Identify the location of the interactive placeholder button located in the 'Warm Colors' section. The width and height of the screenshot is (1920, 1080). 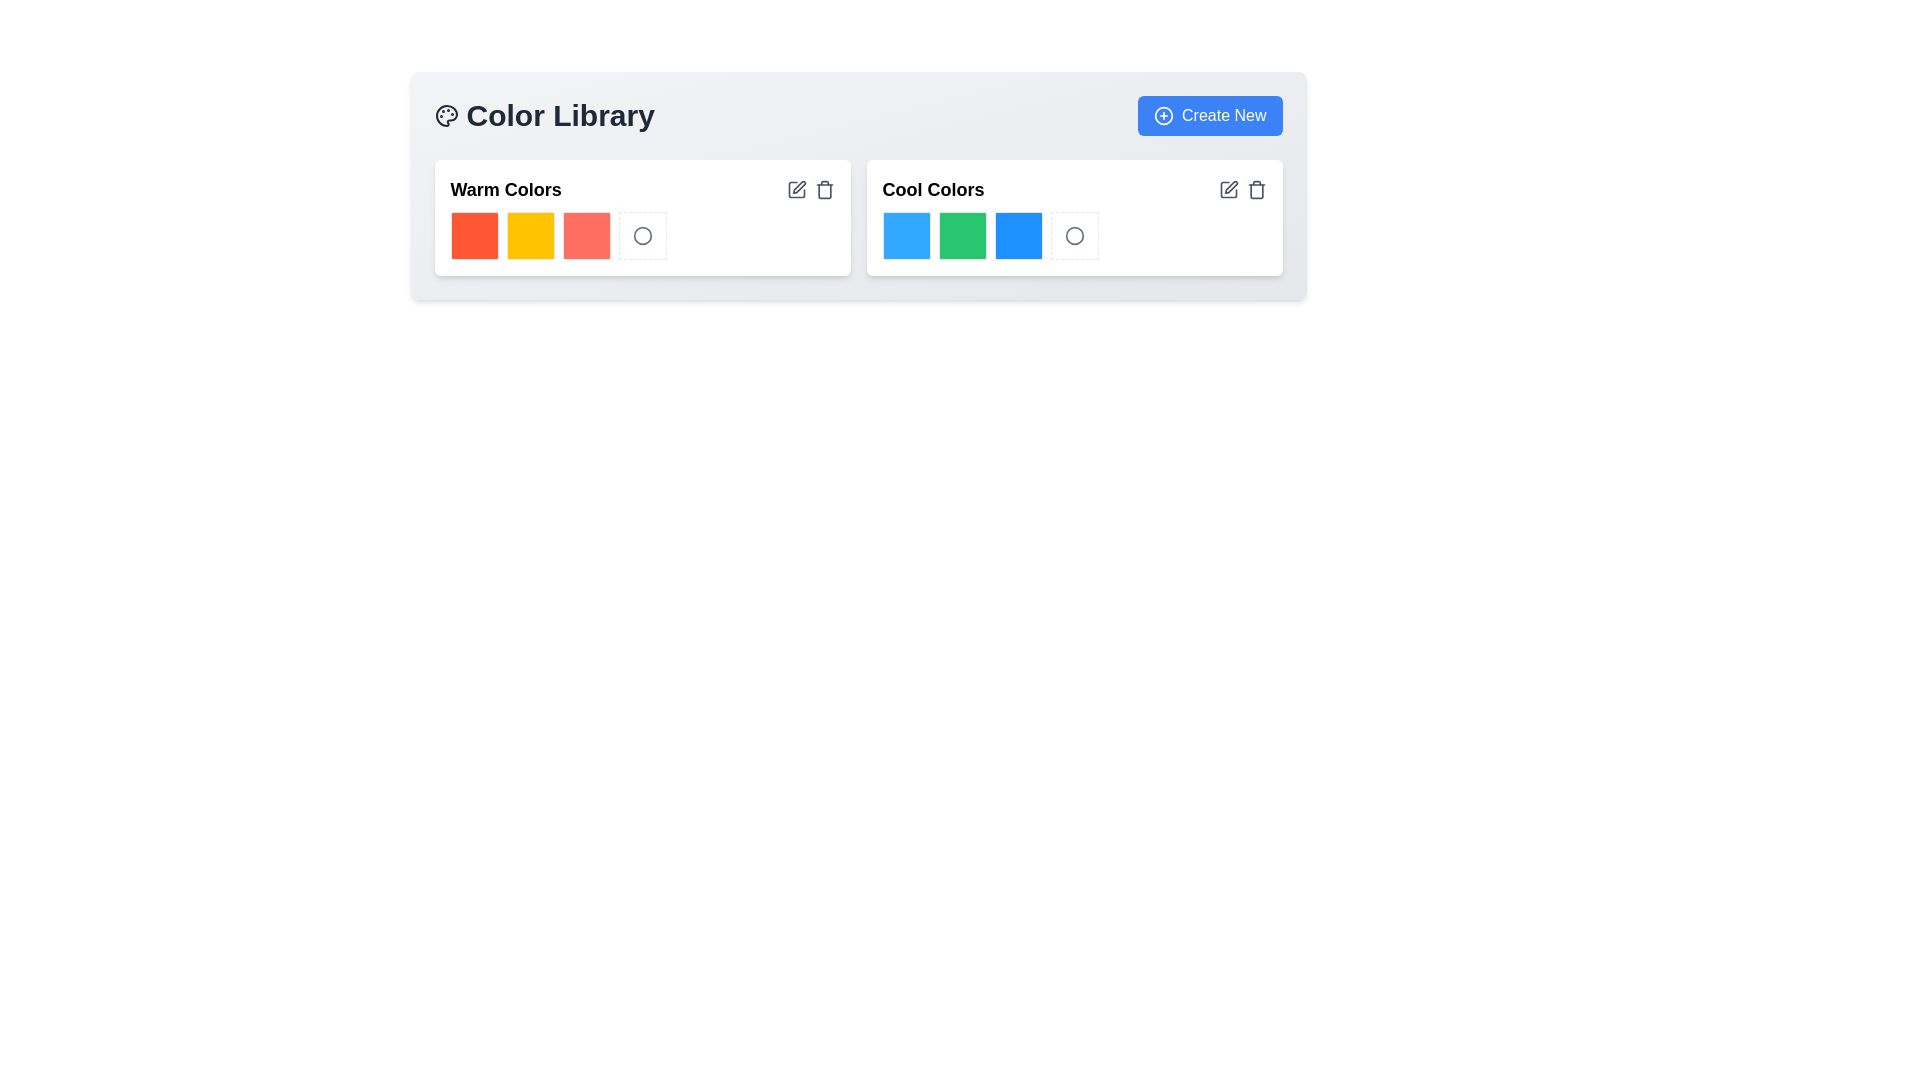
(642, 234).